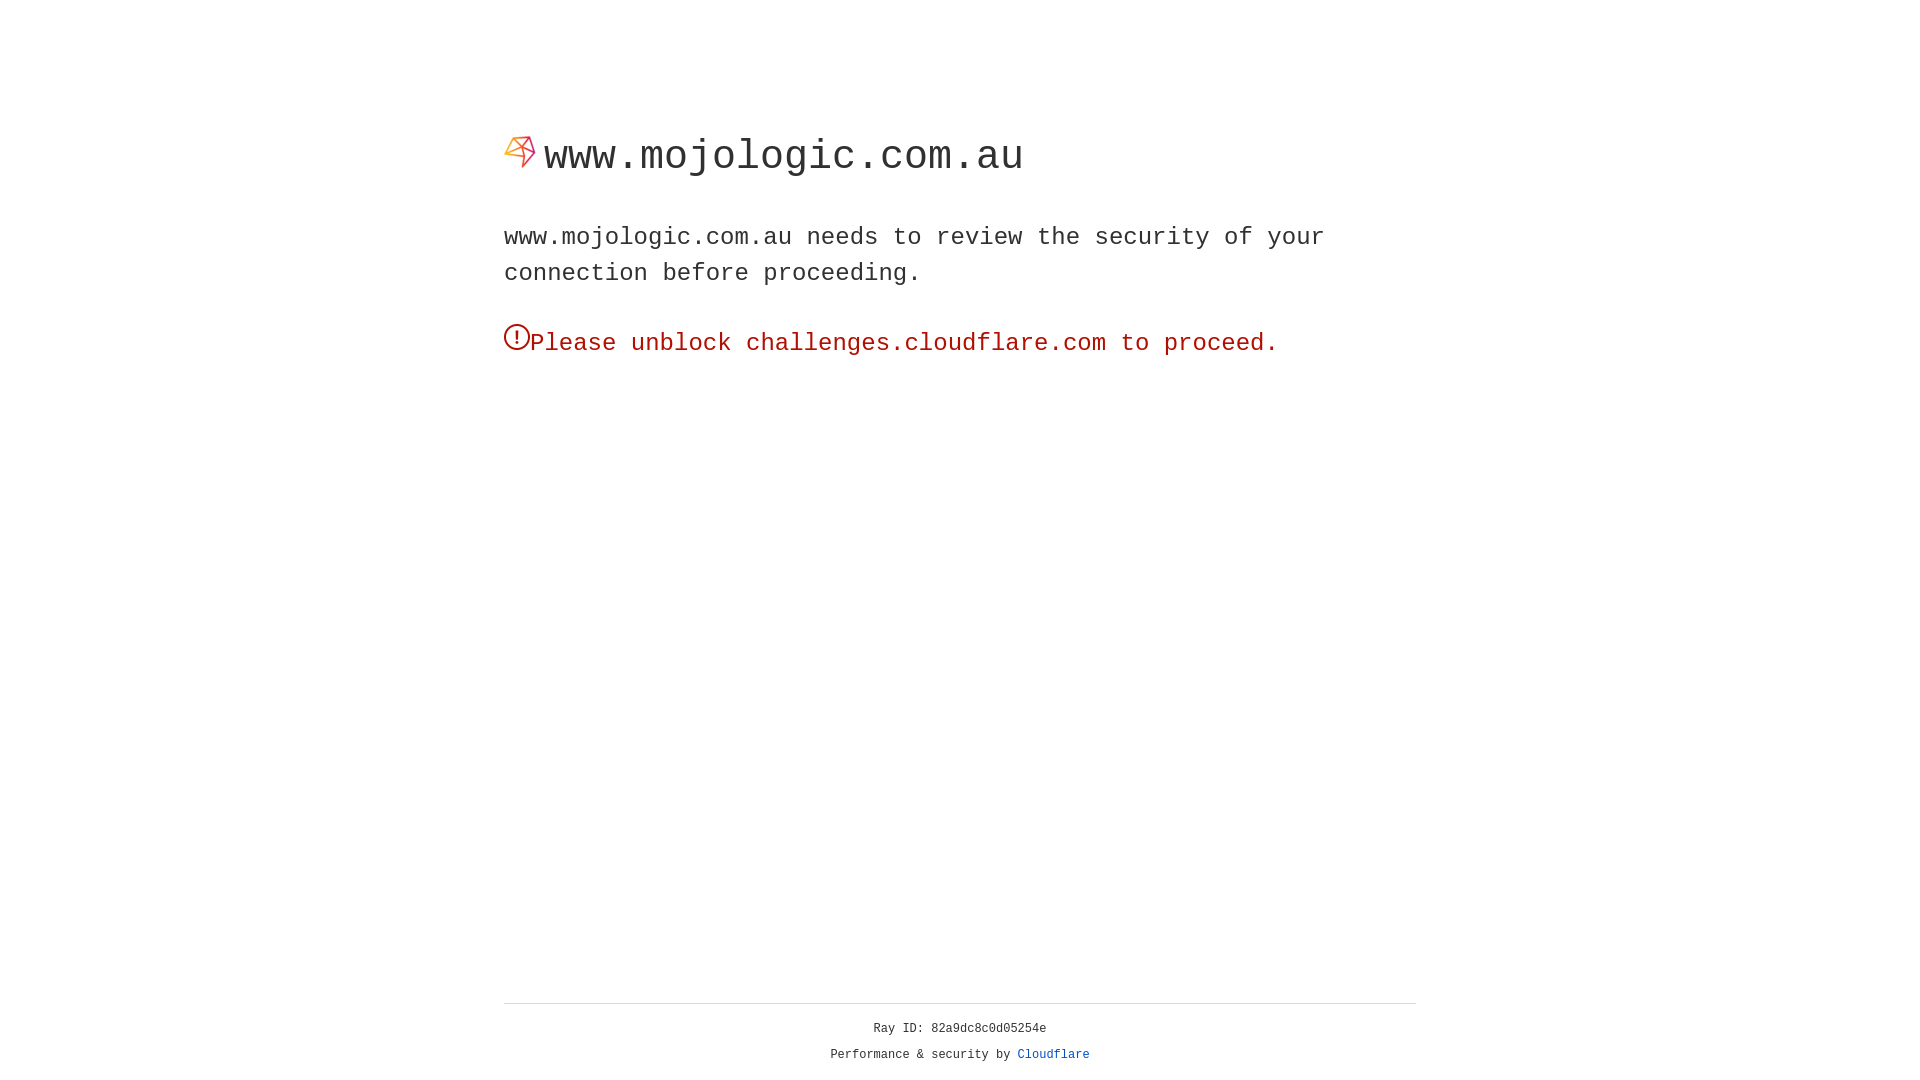 The image size is (1920, 1080). What do you see at coordinates (1017, 1054) in the screenshot?
I see `'Cloudflare'` at bounding box center [1017, 1054].